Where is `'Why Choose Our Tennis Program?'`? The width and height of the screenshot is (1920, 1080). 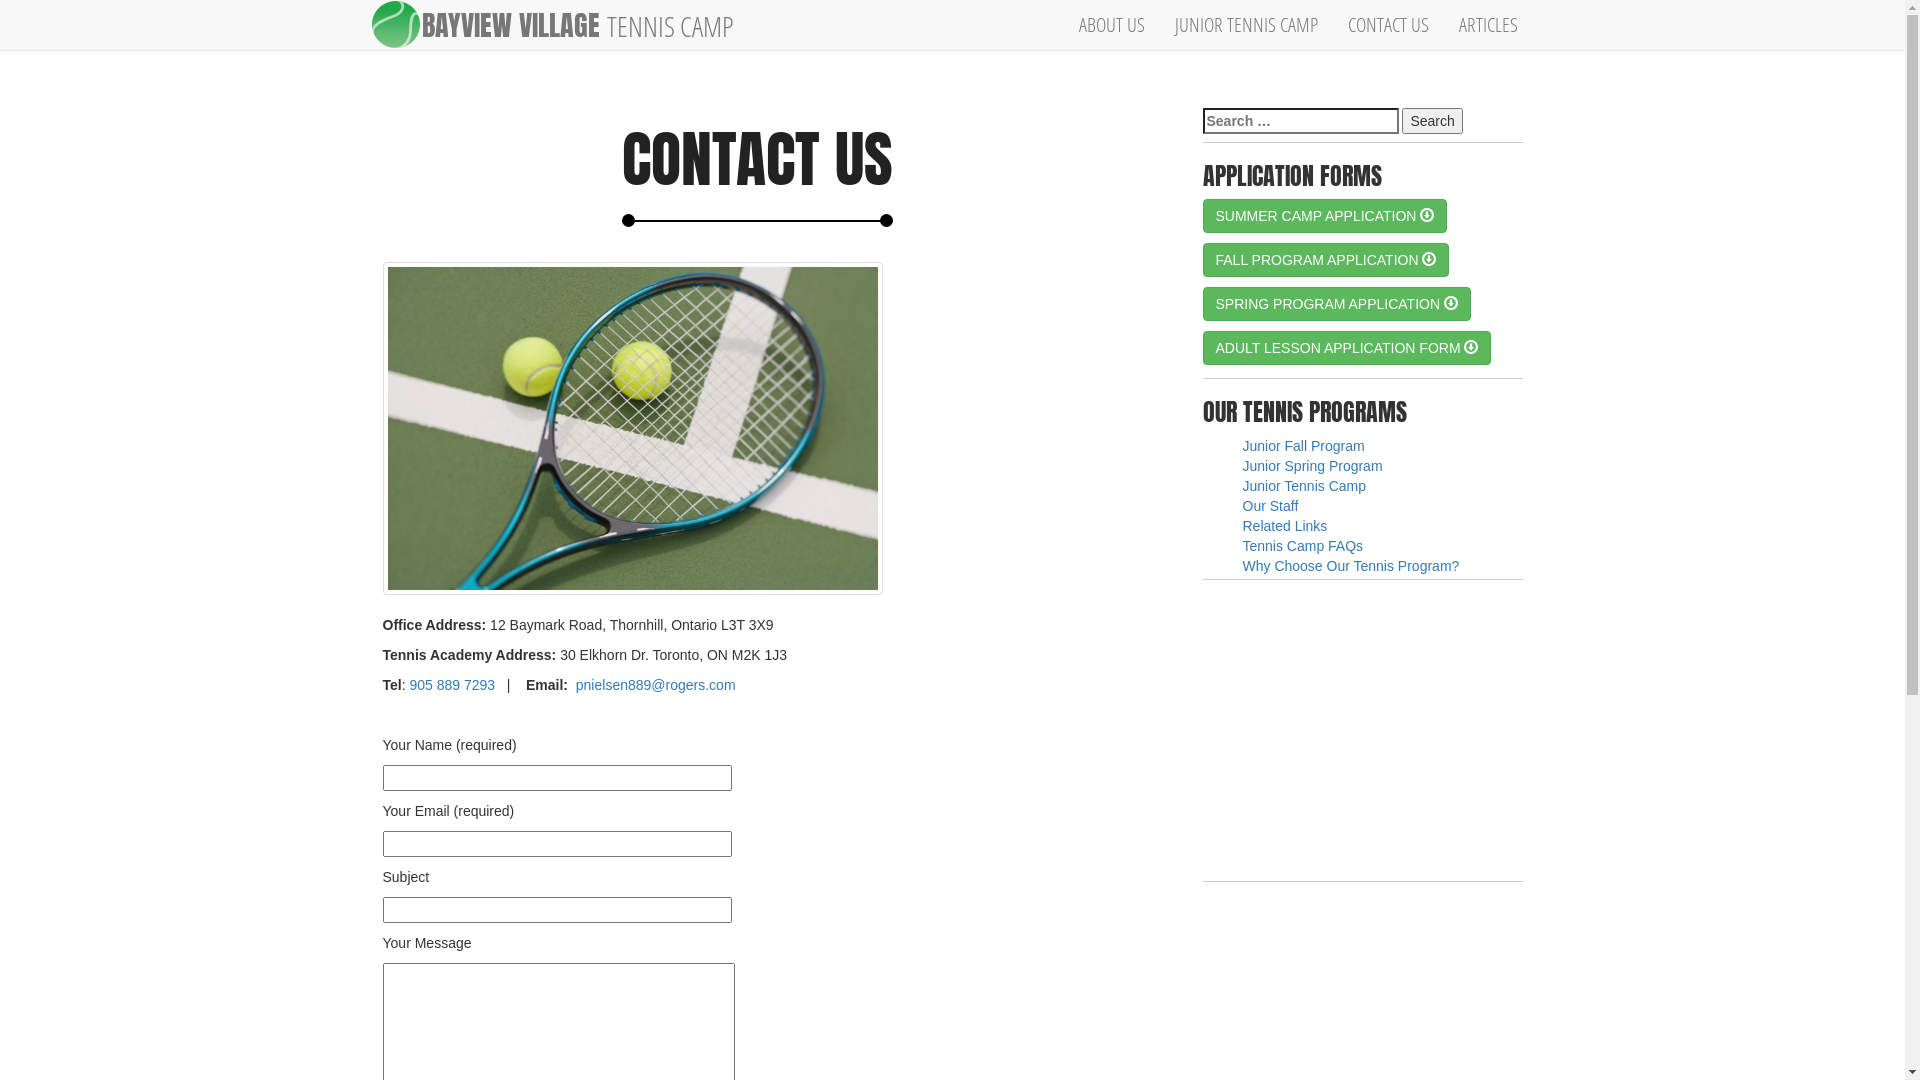
'Why Choose Our Tennis Program?' is located at coordinates (1350, 566).